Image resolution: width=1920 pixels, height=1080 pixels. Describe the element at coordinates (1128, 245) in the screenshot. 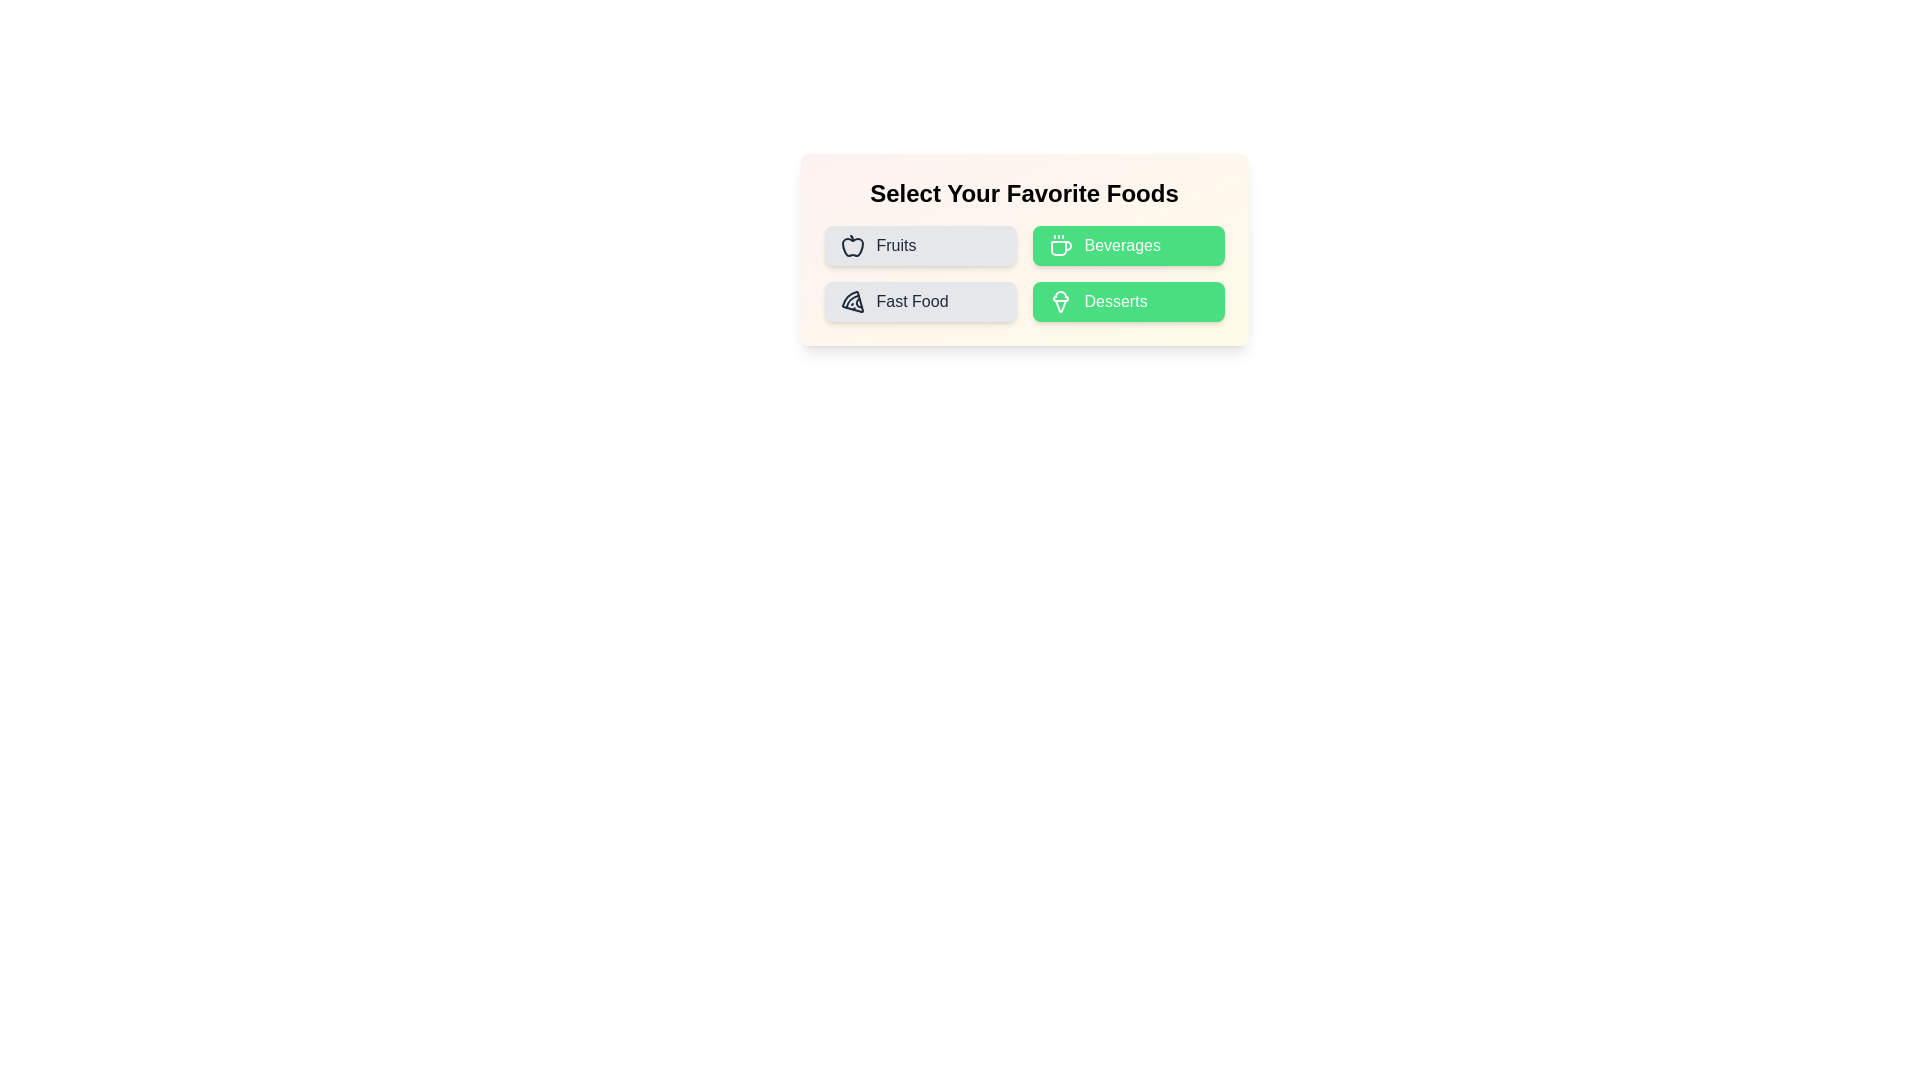

I see `the Beverages button to inspect its icon and label` at that location.